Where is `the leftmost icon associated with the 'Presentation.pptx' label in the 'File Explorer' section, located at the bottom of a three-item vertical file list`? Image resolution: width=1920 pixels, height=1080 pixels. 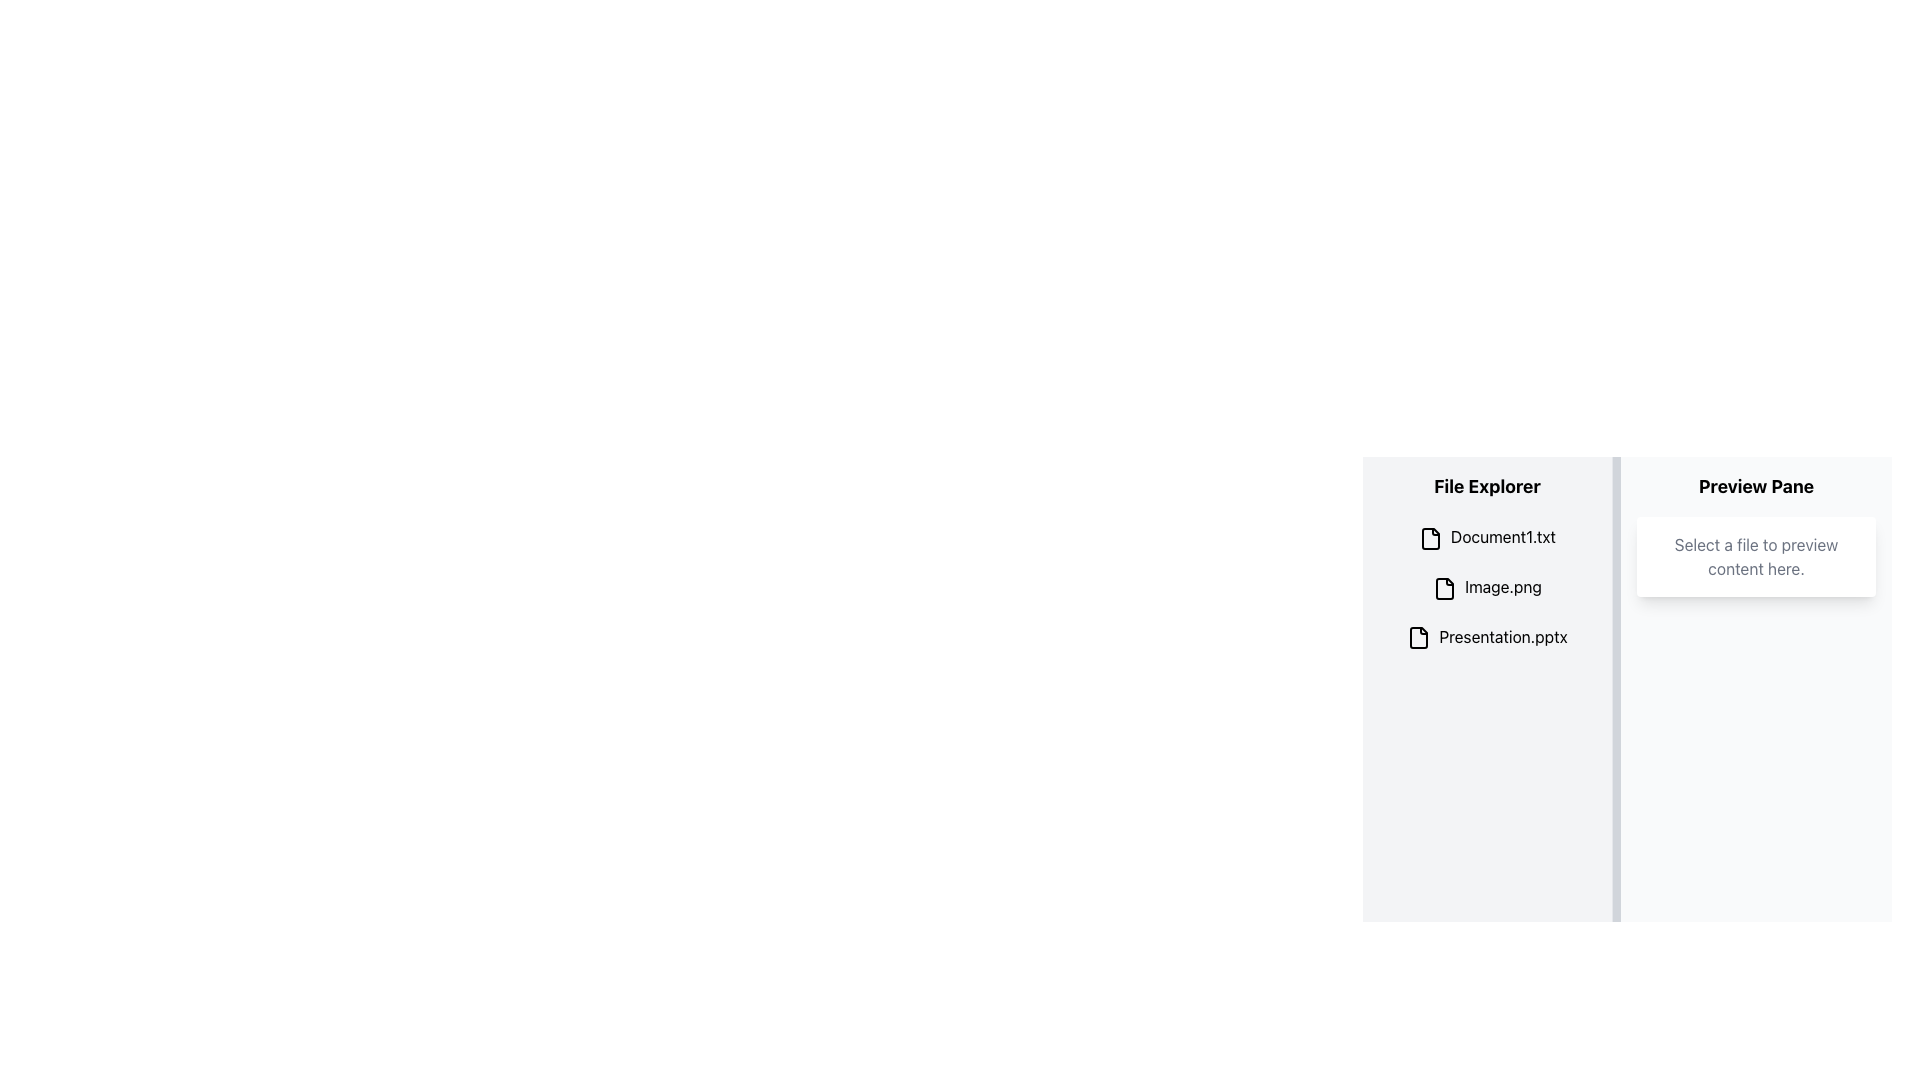 the leftmost icon associated with the 'Presentation.pptx' label in the 'File Explorer' section, located at the bottom of a three-item vertical file list is located at coordinates (1418, 638).